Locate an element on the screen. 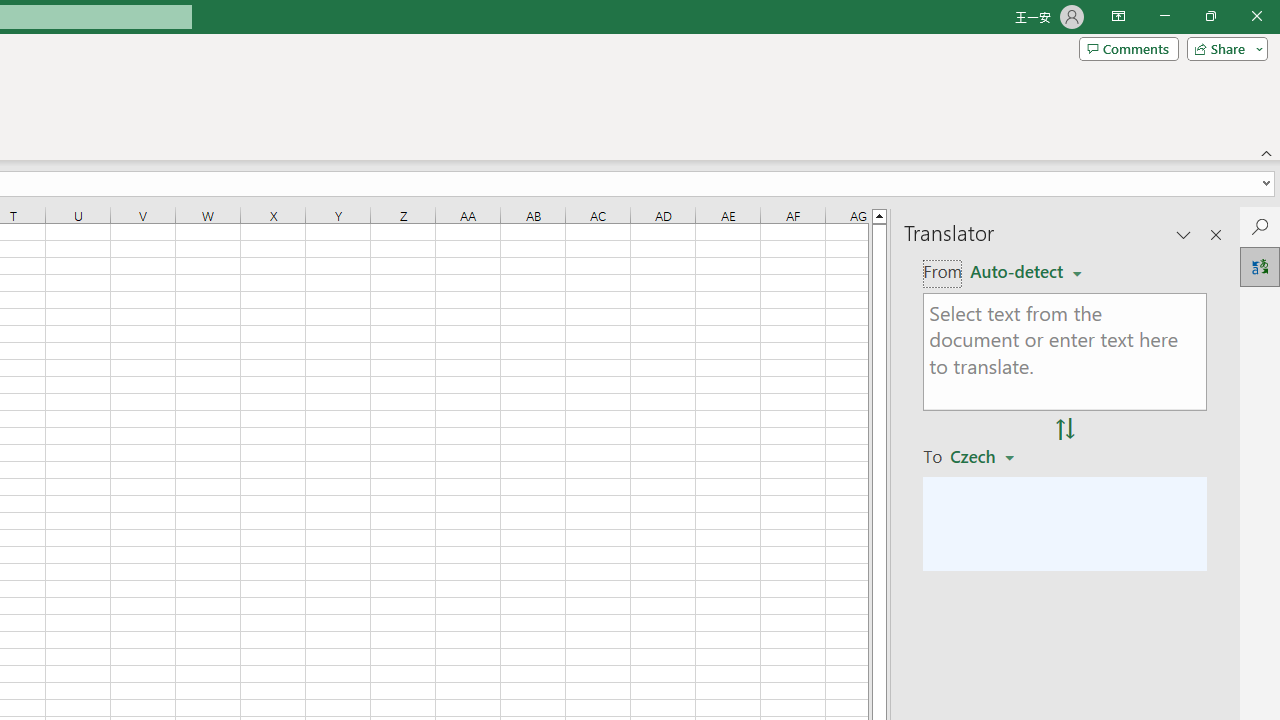  'Swap "from" and "to" languages.' is located at coordinates (1064, 428).